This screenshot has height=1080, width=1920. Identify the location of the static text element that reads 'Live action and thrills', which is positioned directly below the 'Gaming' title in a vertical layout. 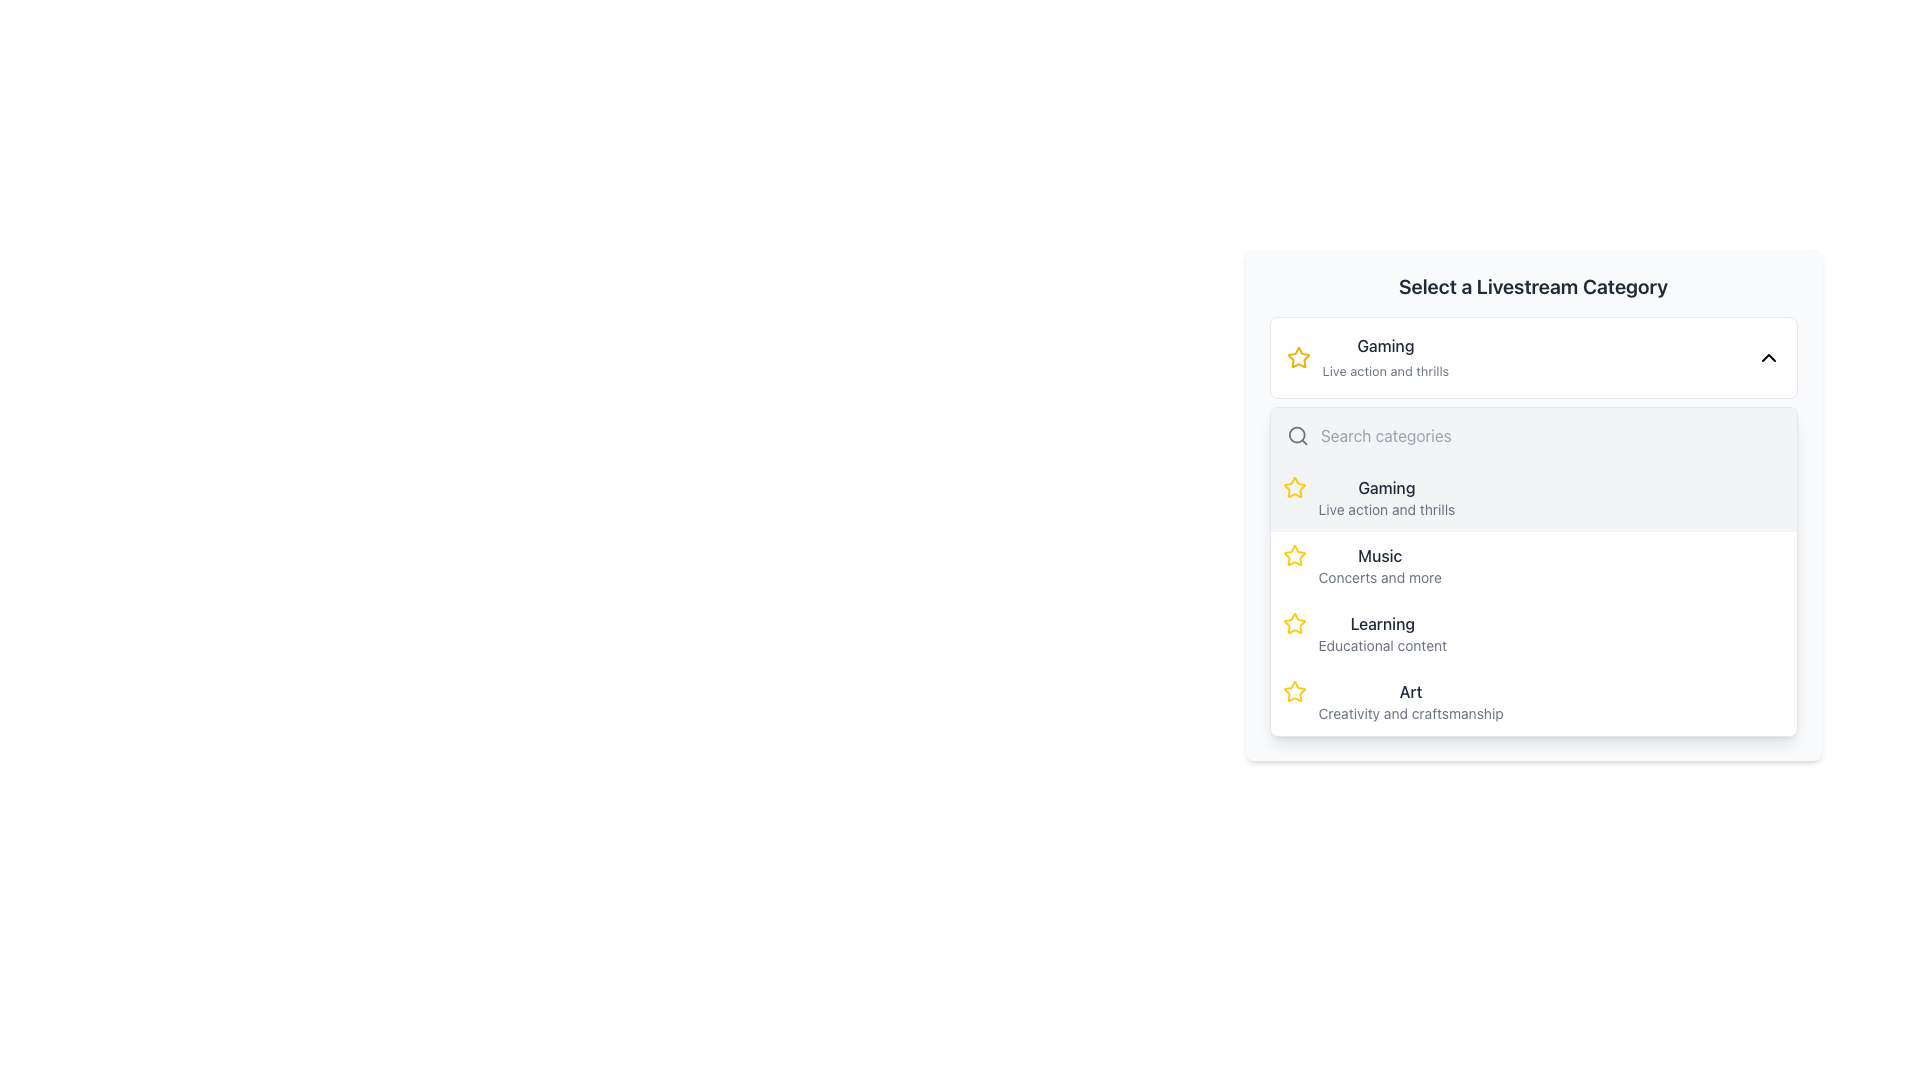
(1385, 508).